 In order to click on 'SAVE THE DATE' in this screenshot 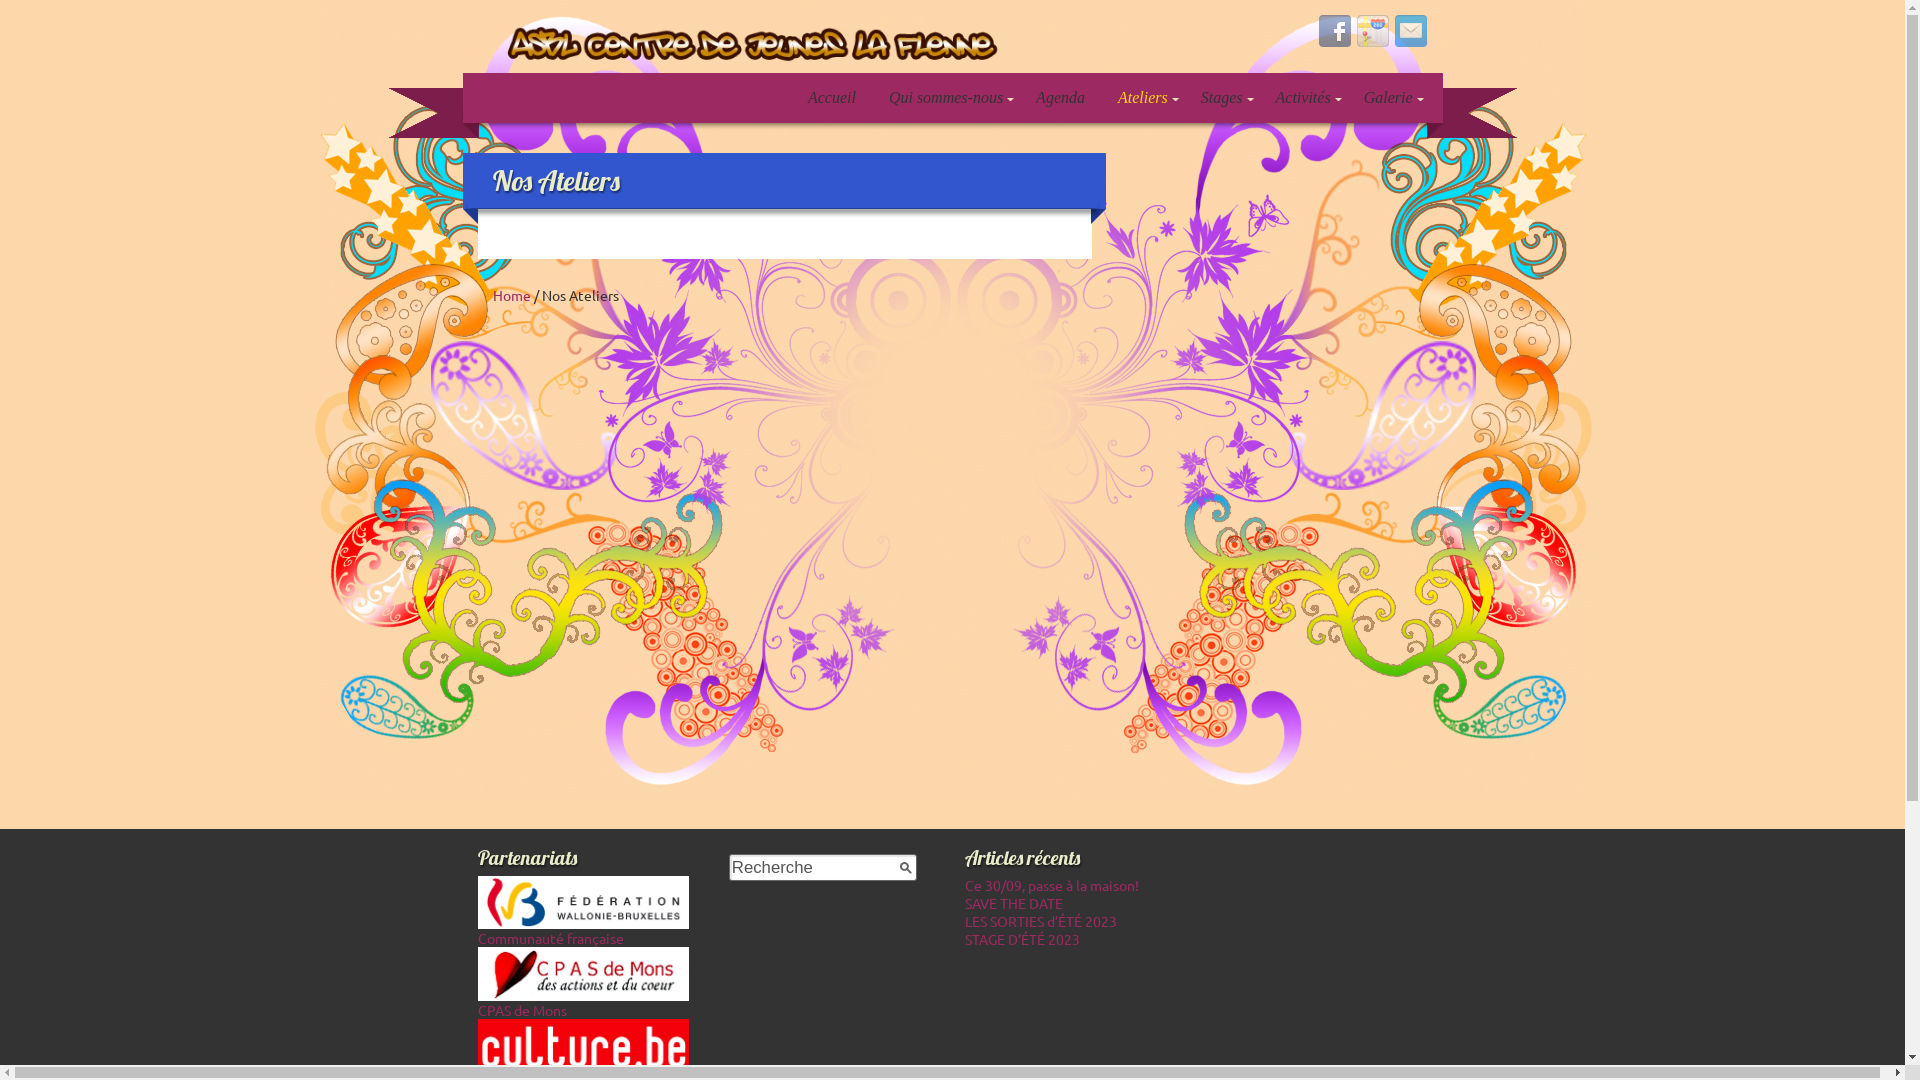, I will do `click(1013, 902)`.